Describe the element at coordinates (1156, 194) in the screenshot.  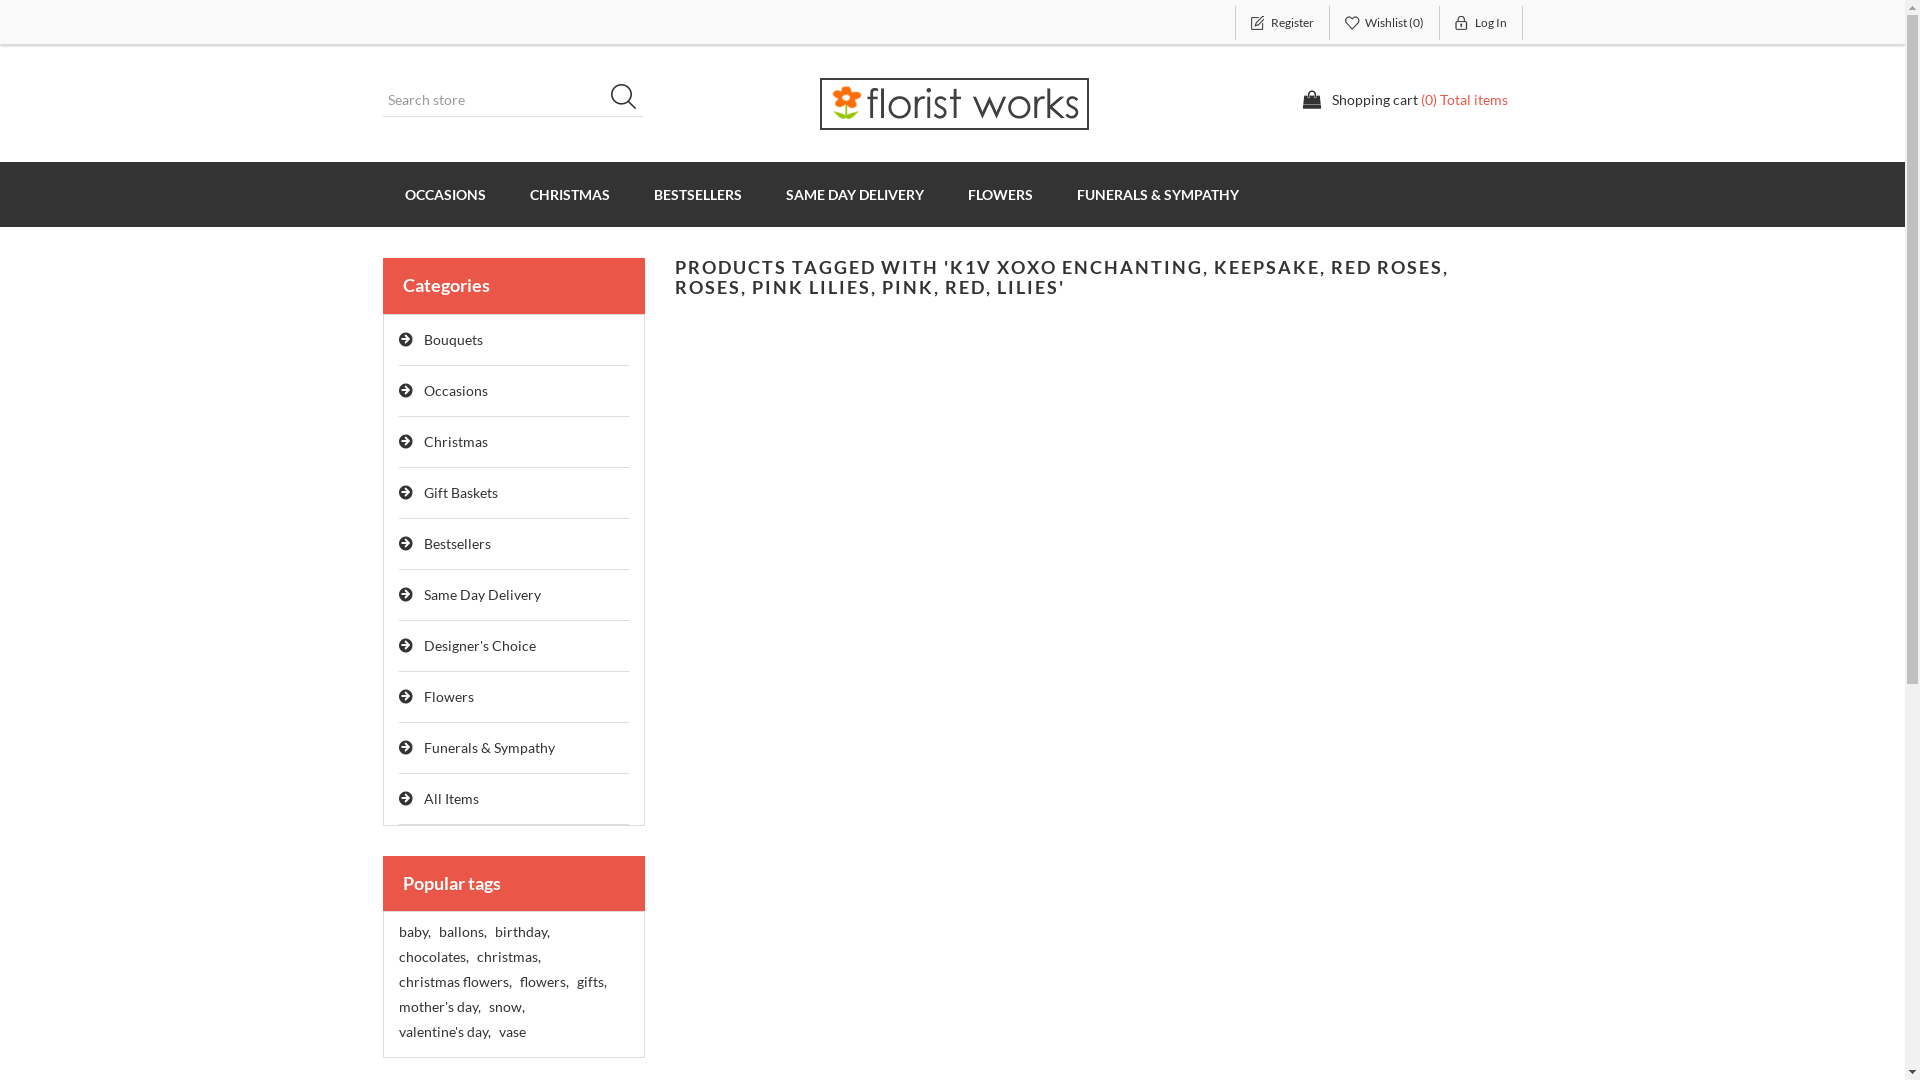
I see `'FUNERALS & SYMPATHY'` at that location.